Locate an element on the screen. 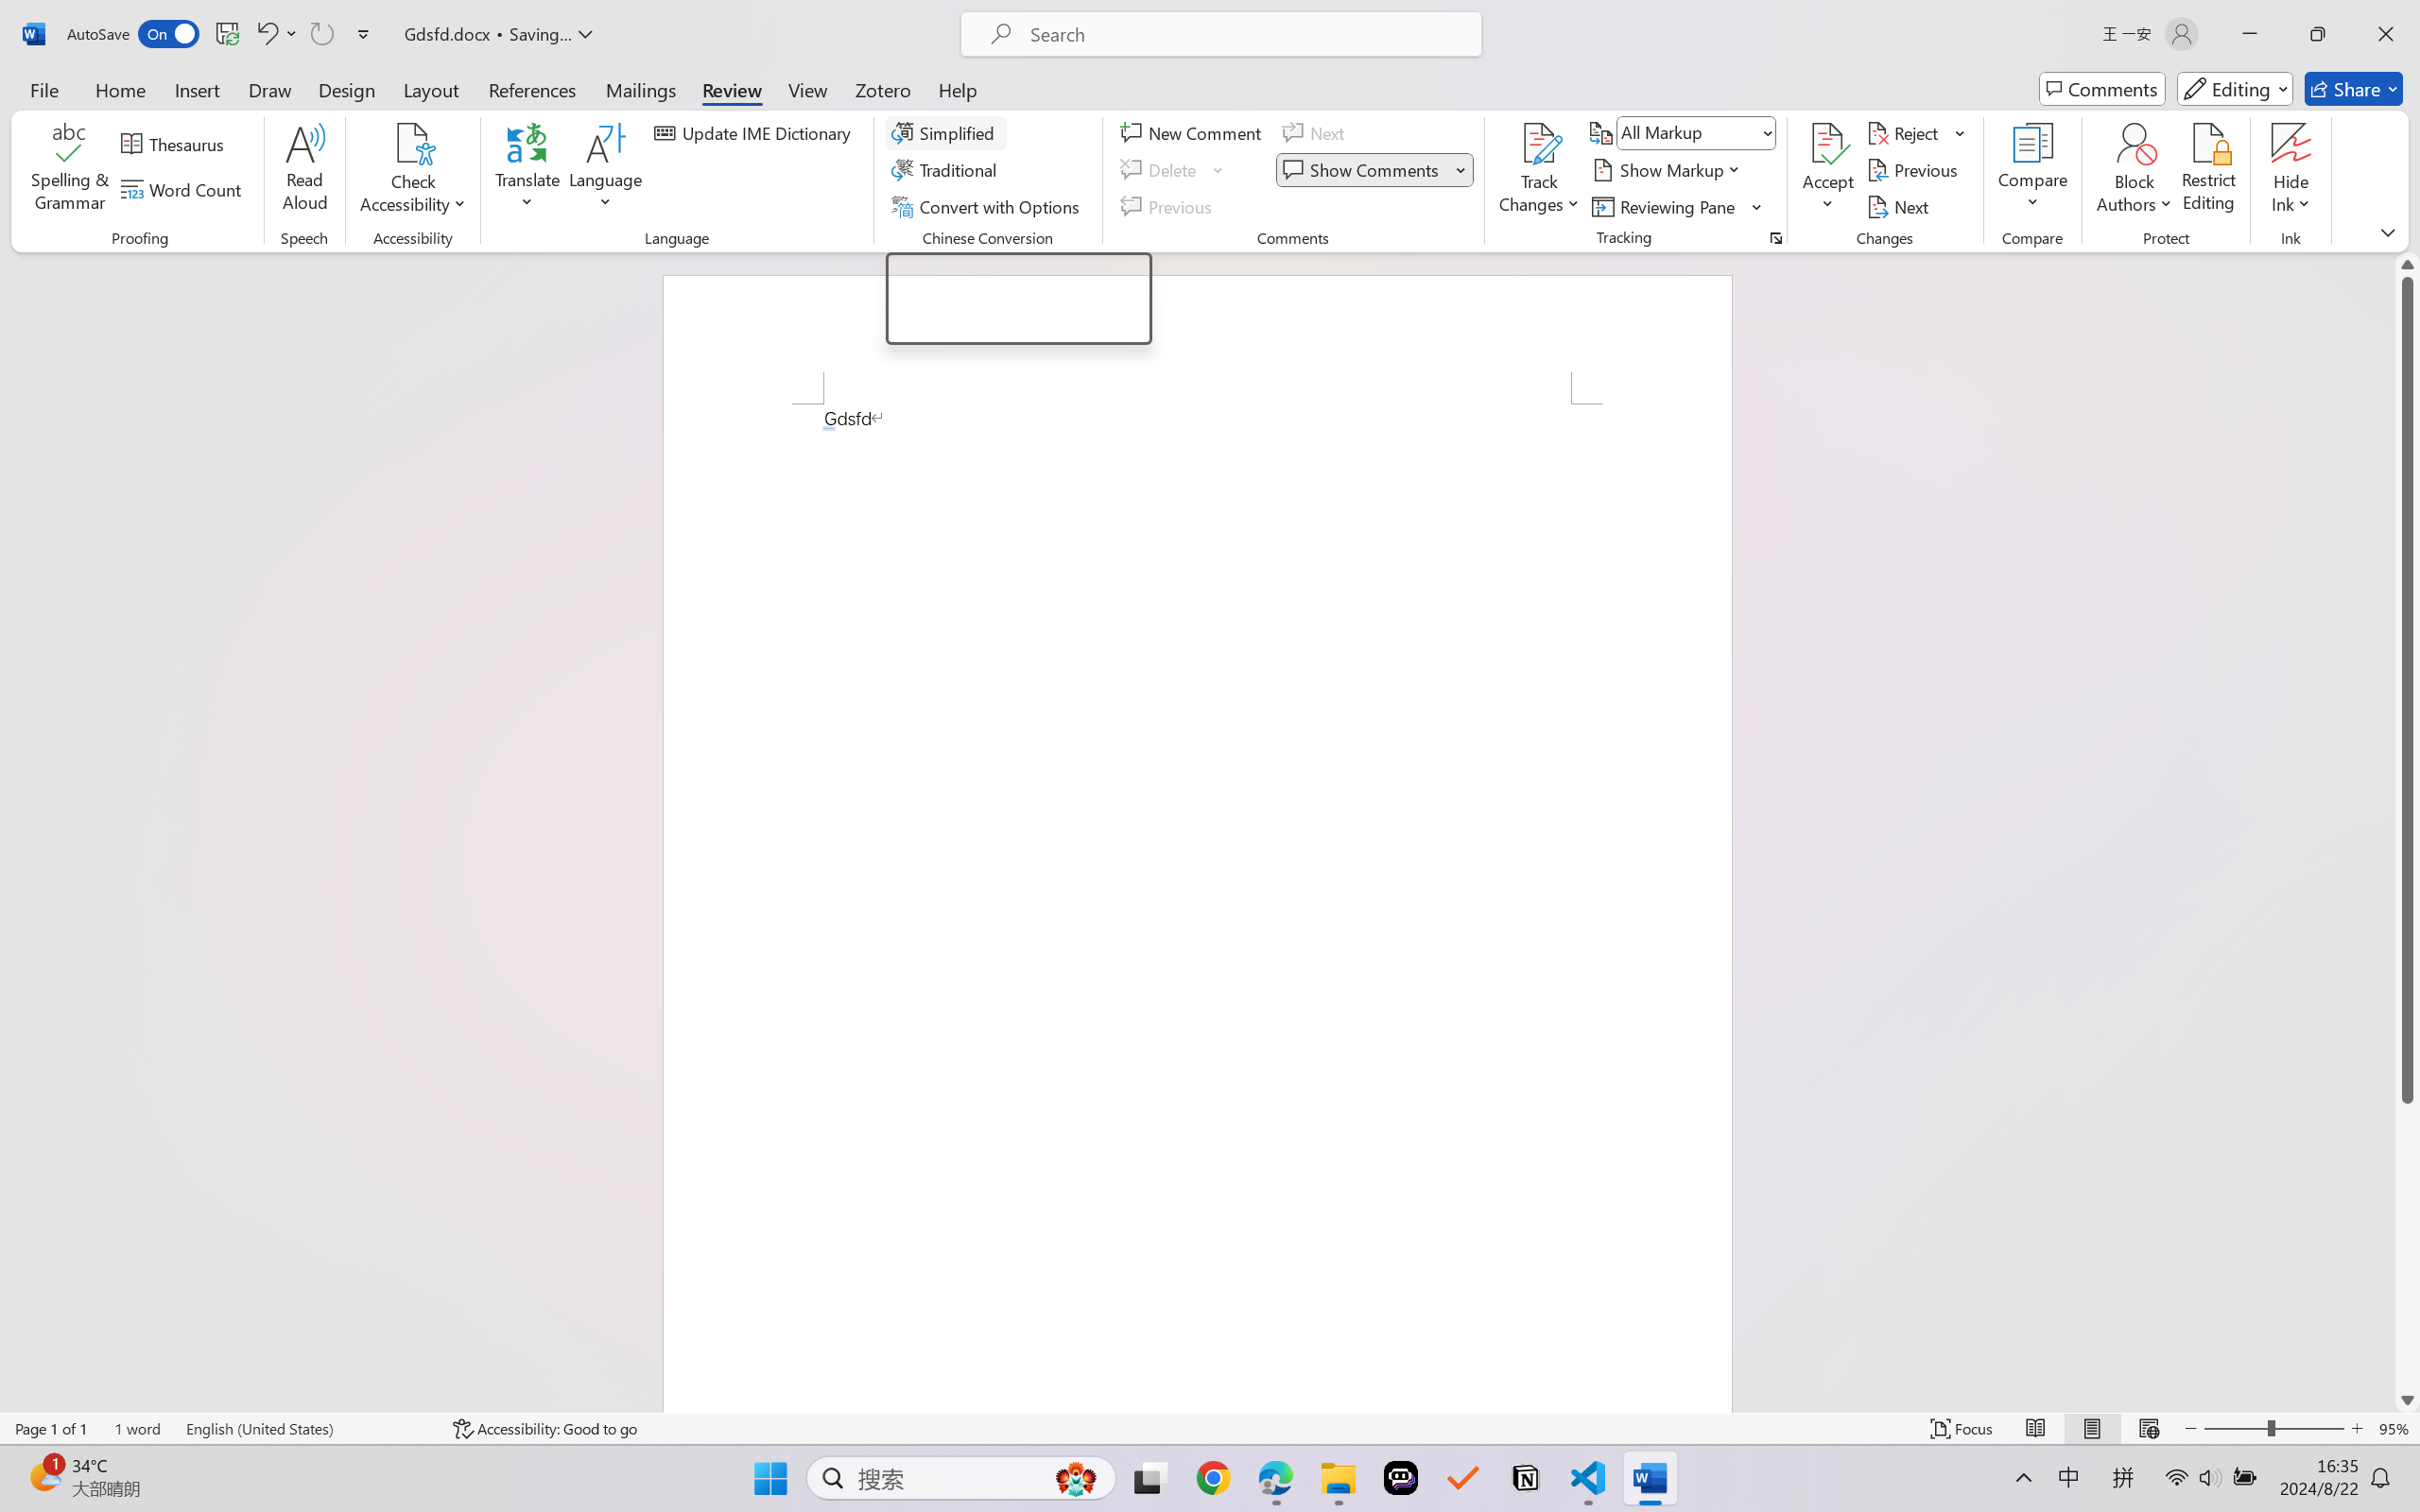 This screenshot has width=2420, height=1512. 'Show Markup' is located at coordinates (1668, 170).